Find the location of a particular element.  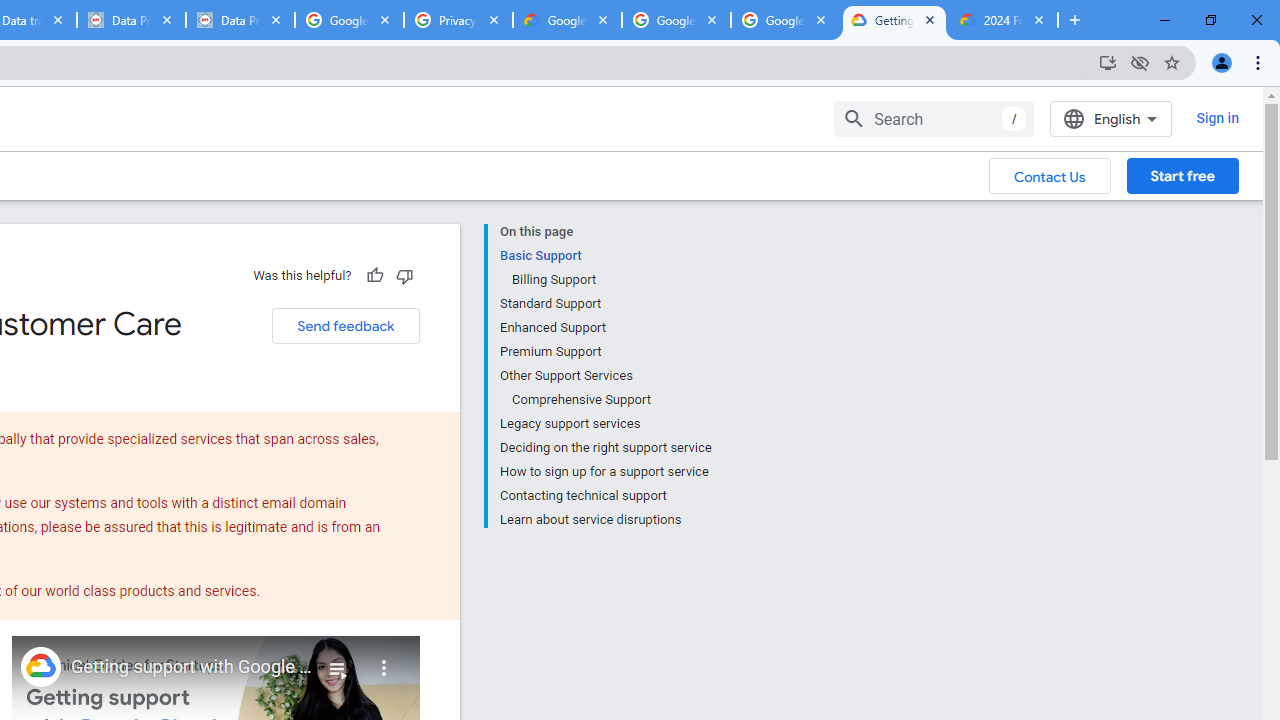

'More' is located at coordinates (385, 660).